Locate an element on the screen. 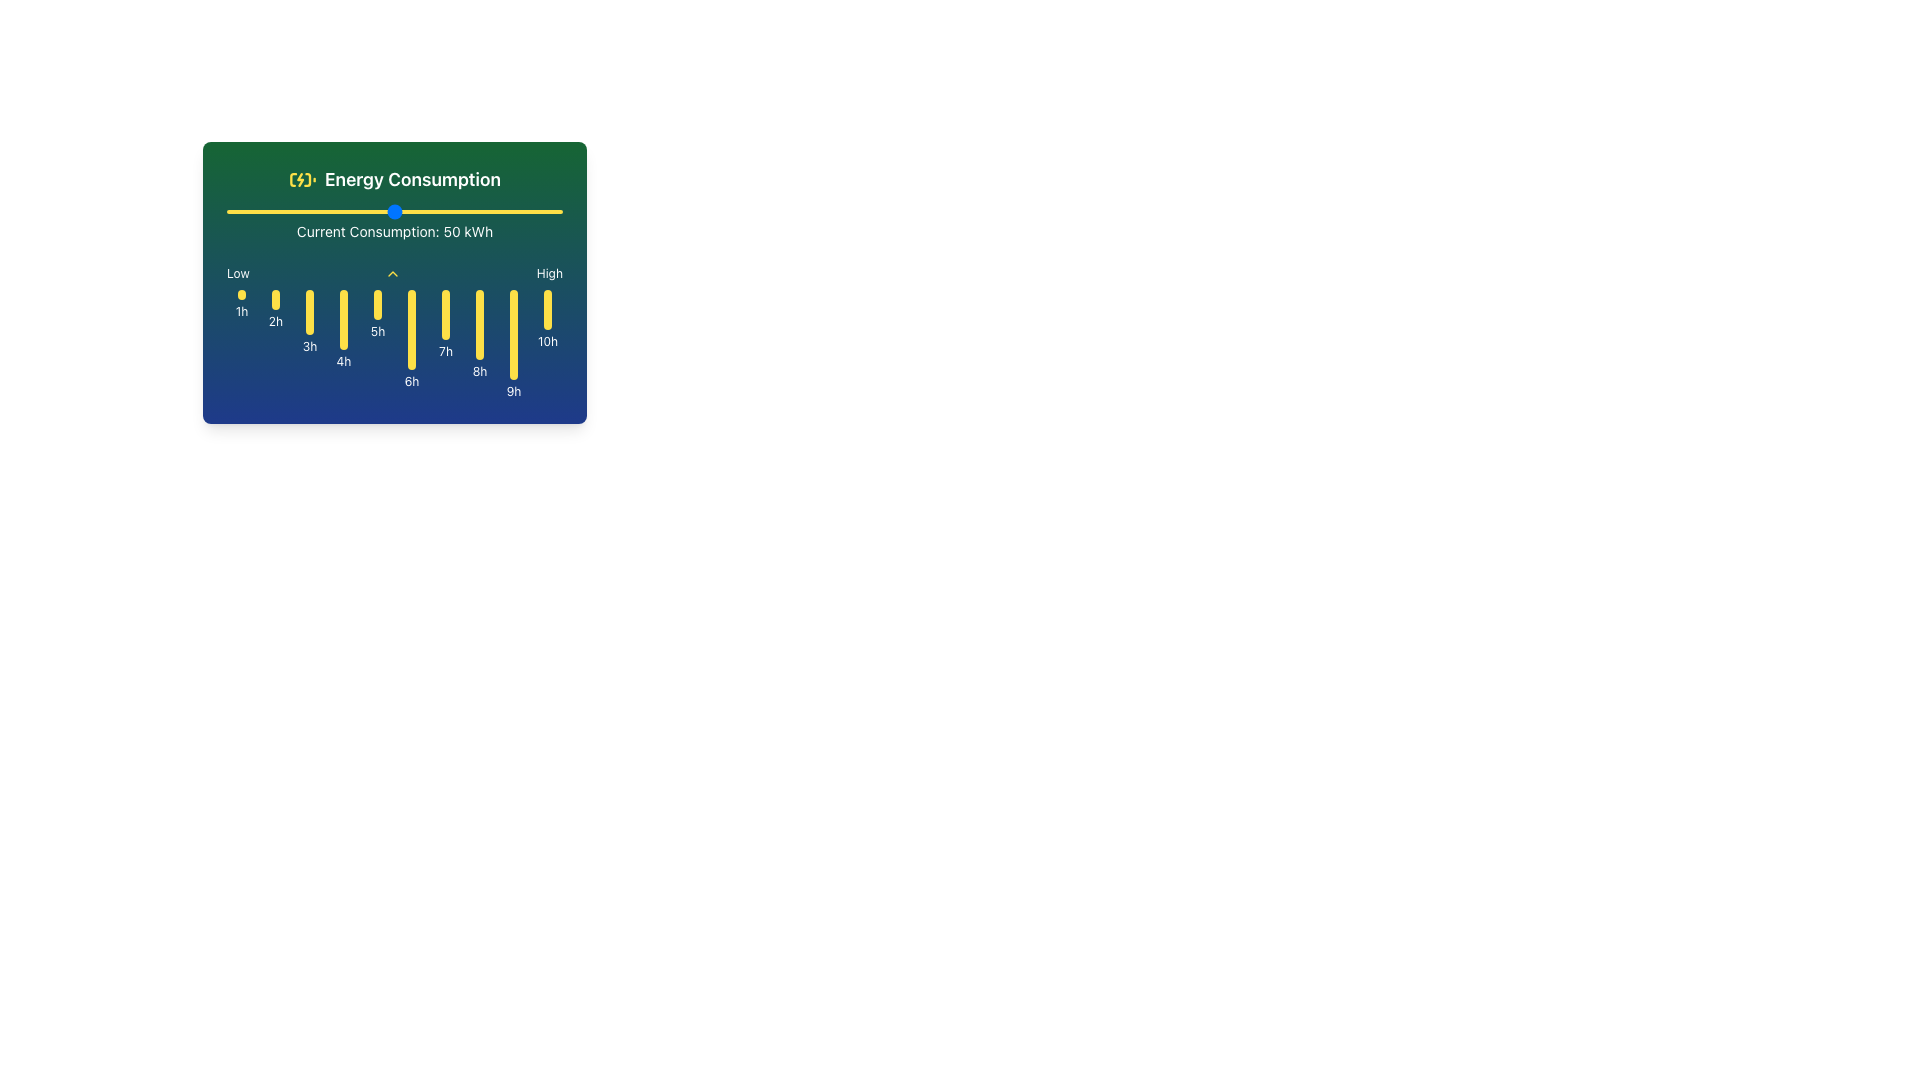 The image size is (1920, 1080). the energy consumption slider is located at coordinates (331, 213).